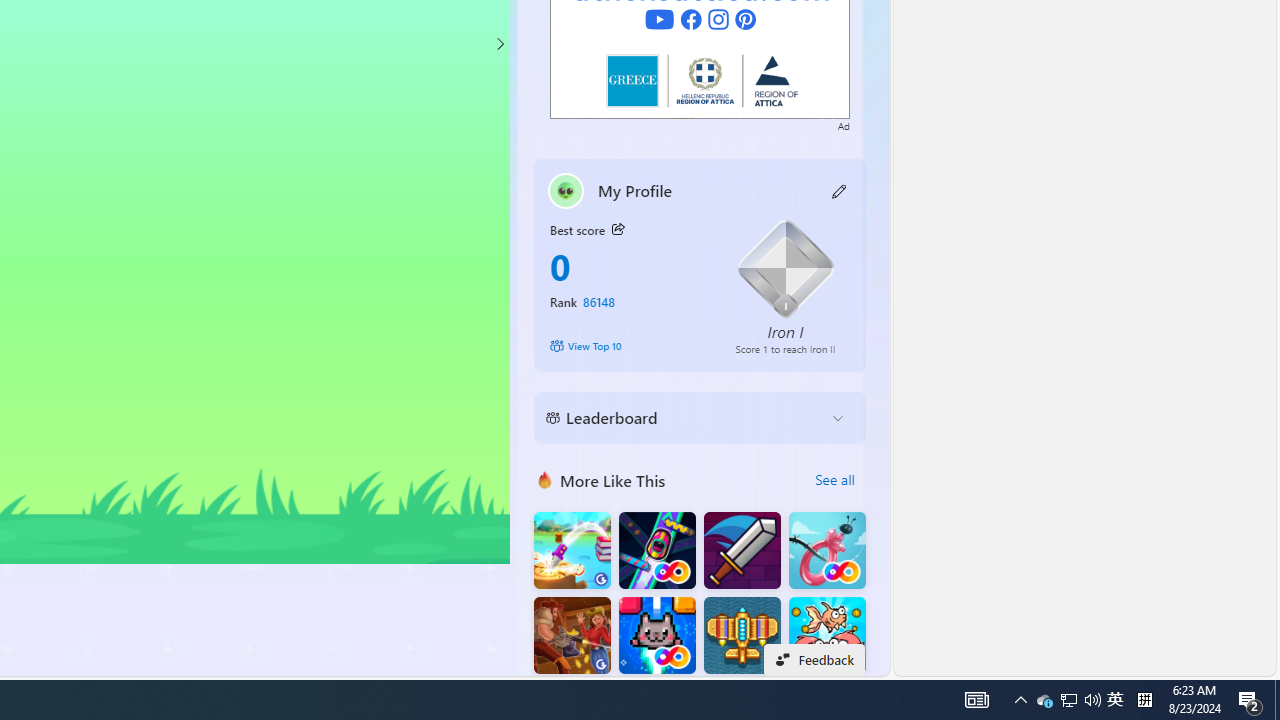  What do you see at coordinates (499, 43) in the screenshot?
I see `'Class: control'` at bounding box center [499, 43].